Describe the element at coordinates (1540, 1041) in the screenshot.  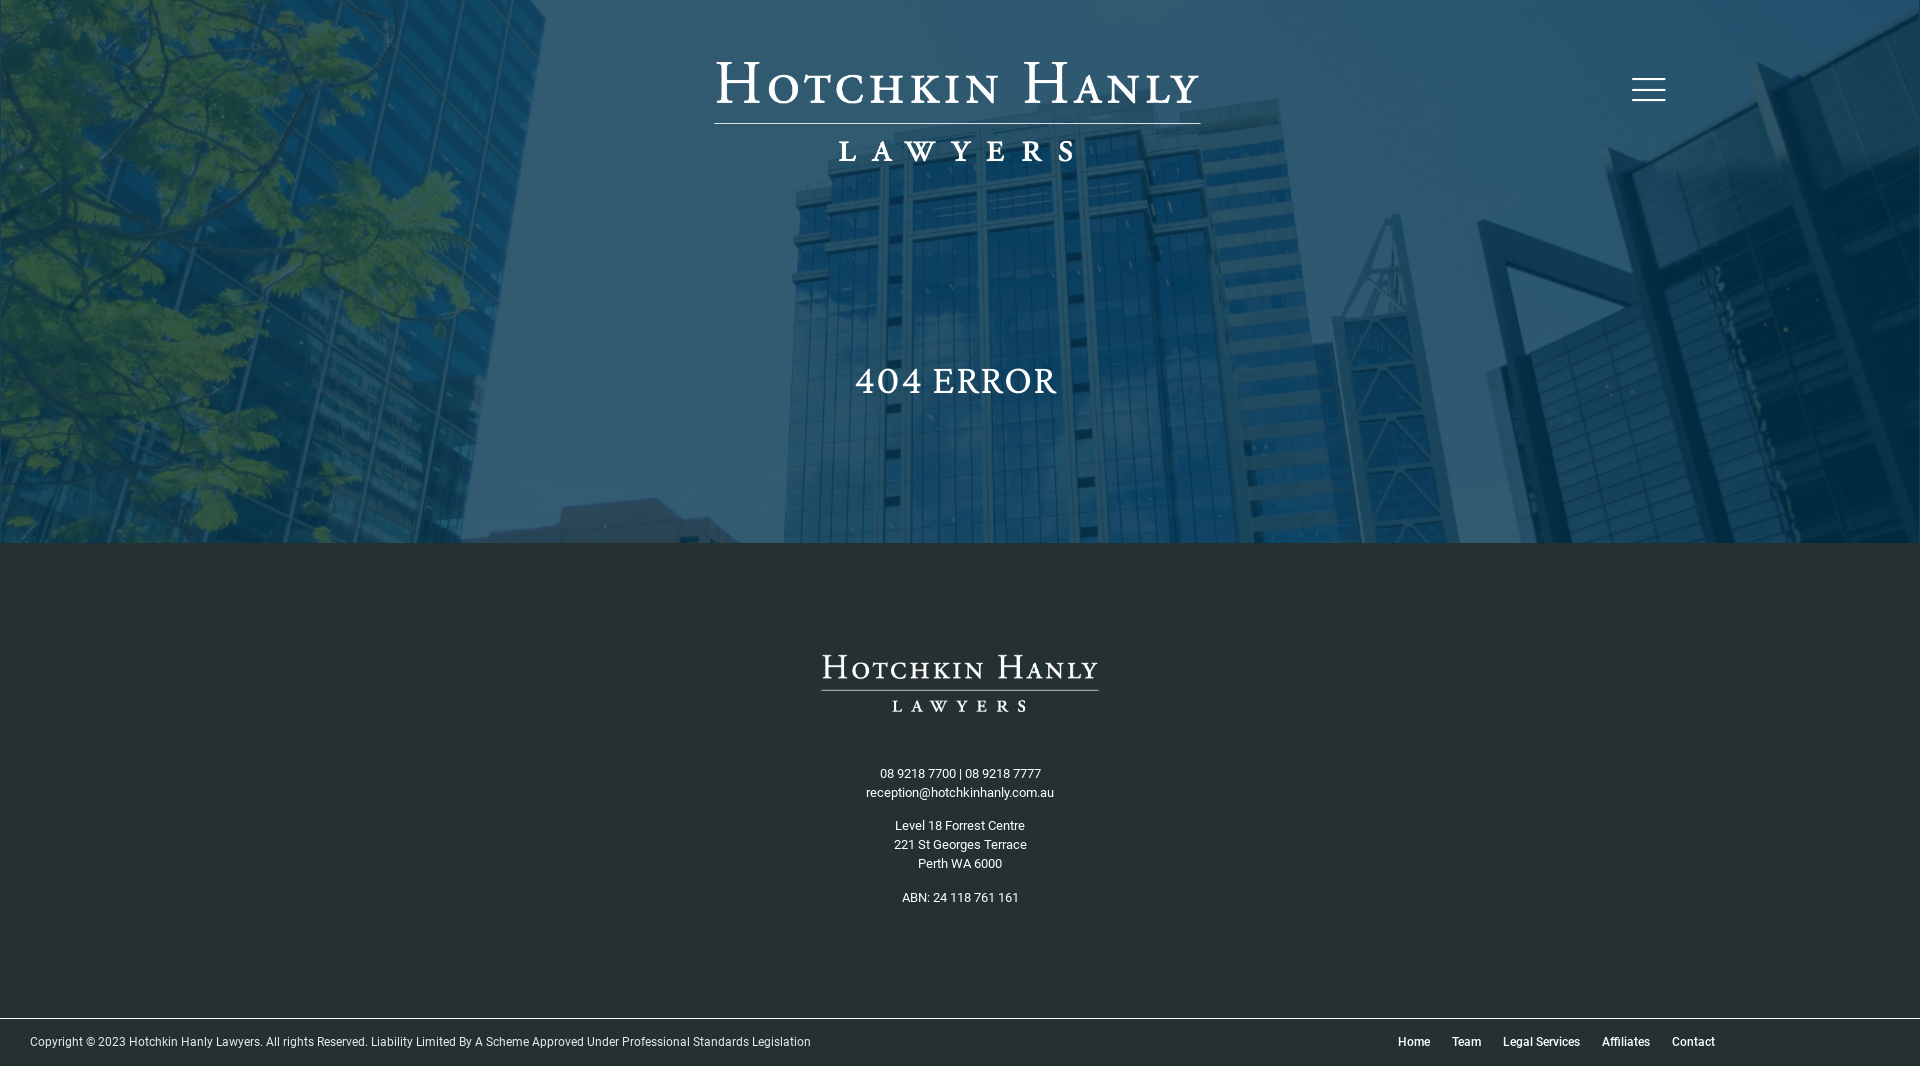
I see `'Legal Services'` at that location.